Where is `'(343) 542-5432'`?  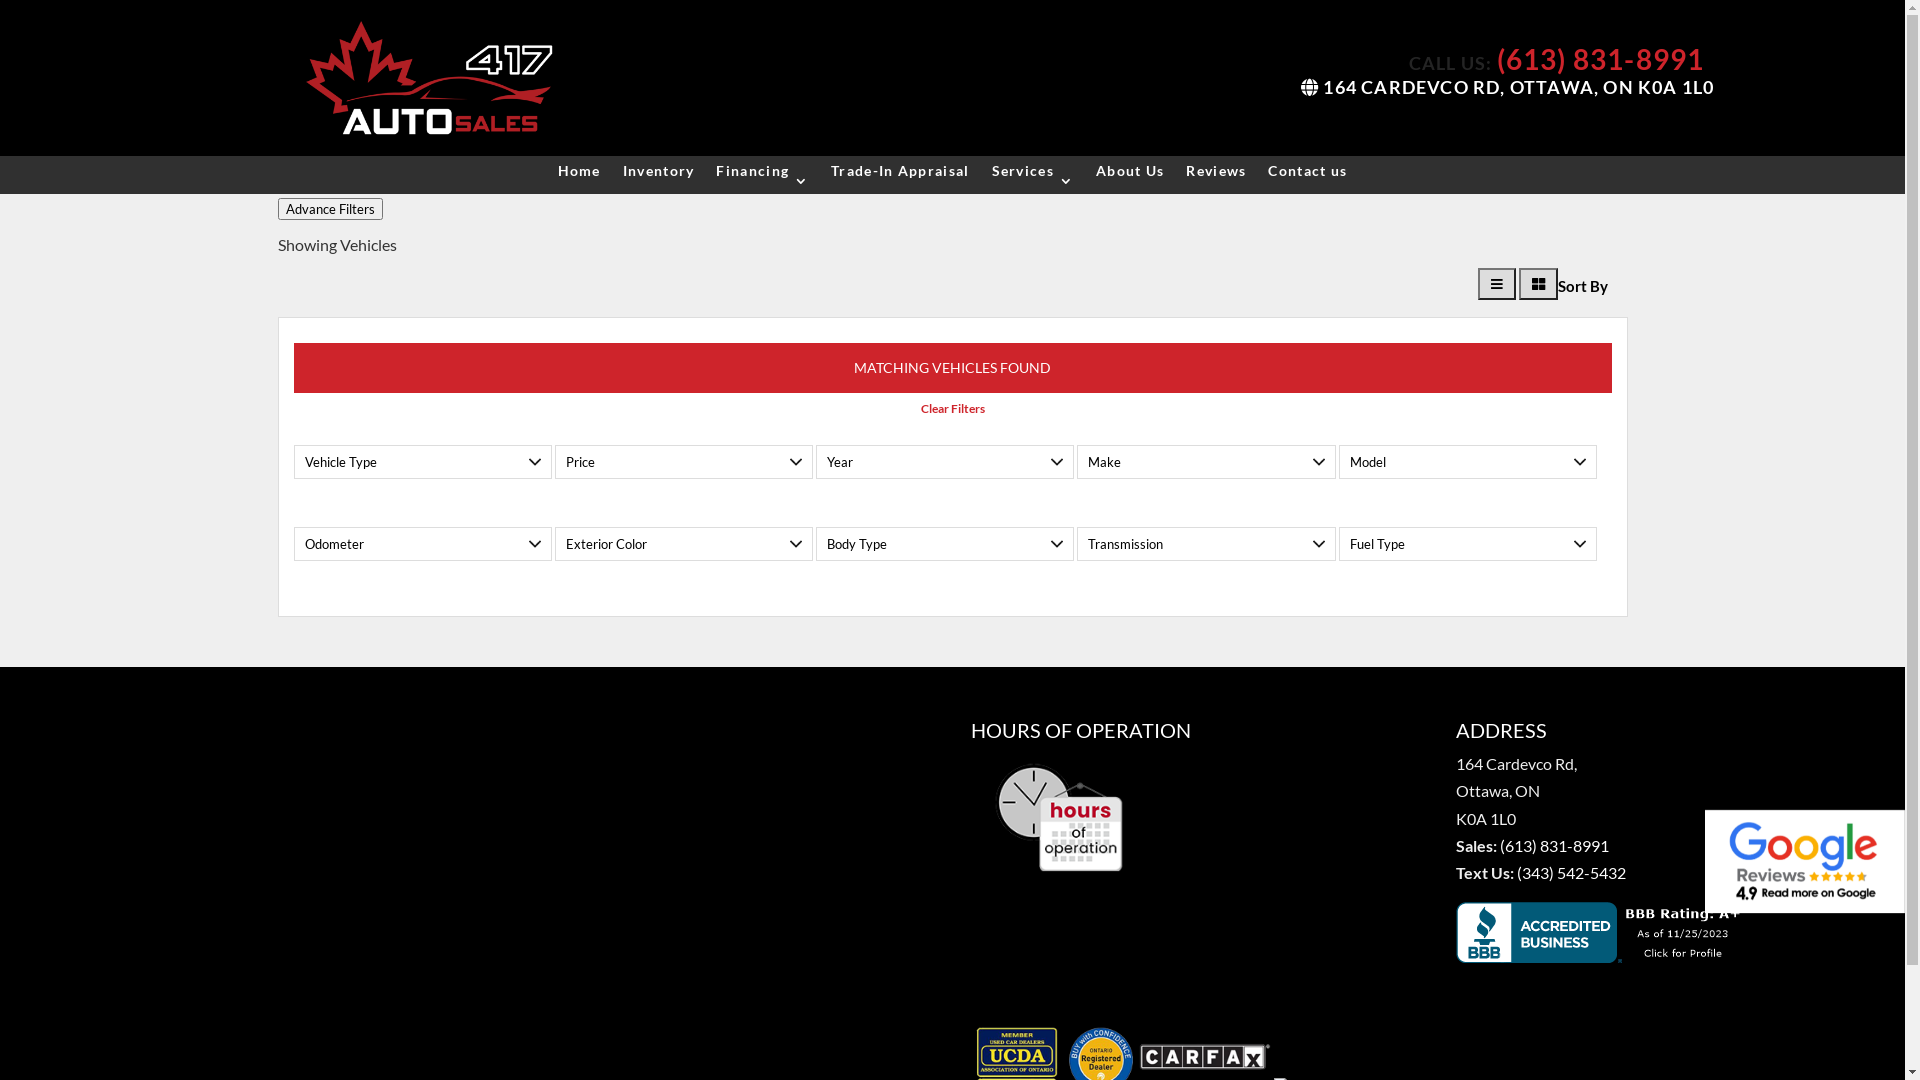
'(343) 542-5432' is located at coordinates (1516, 871).